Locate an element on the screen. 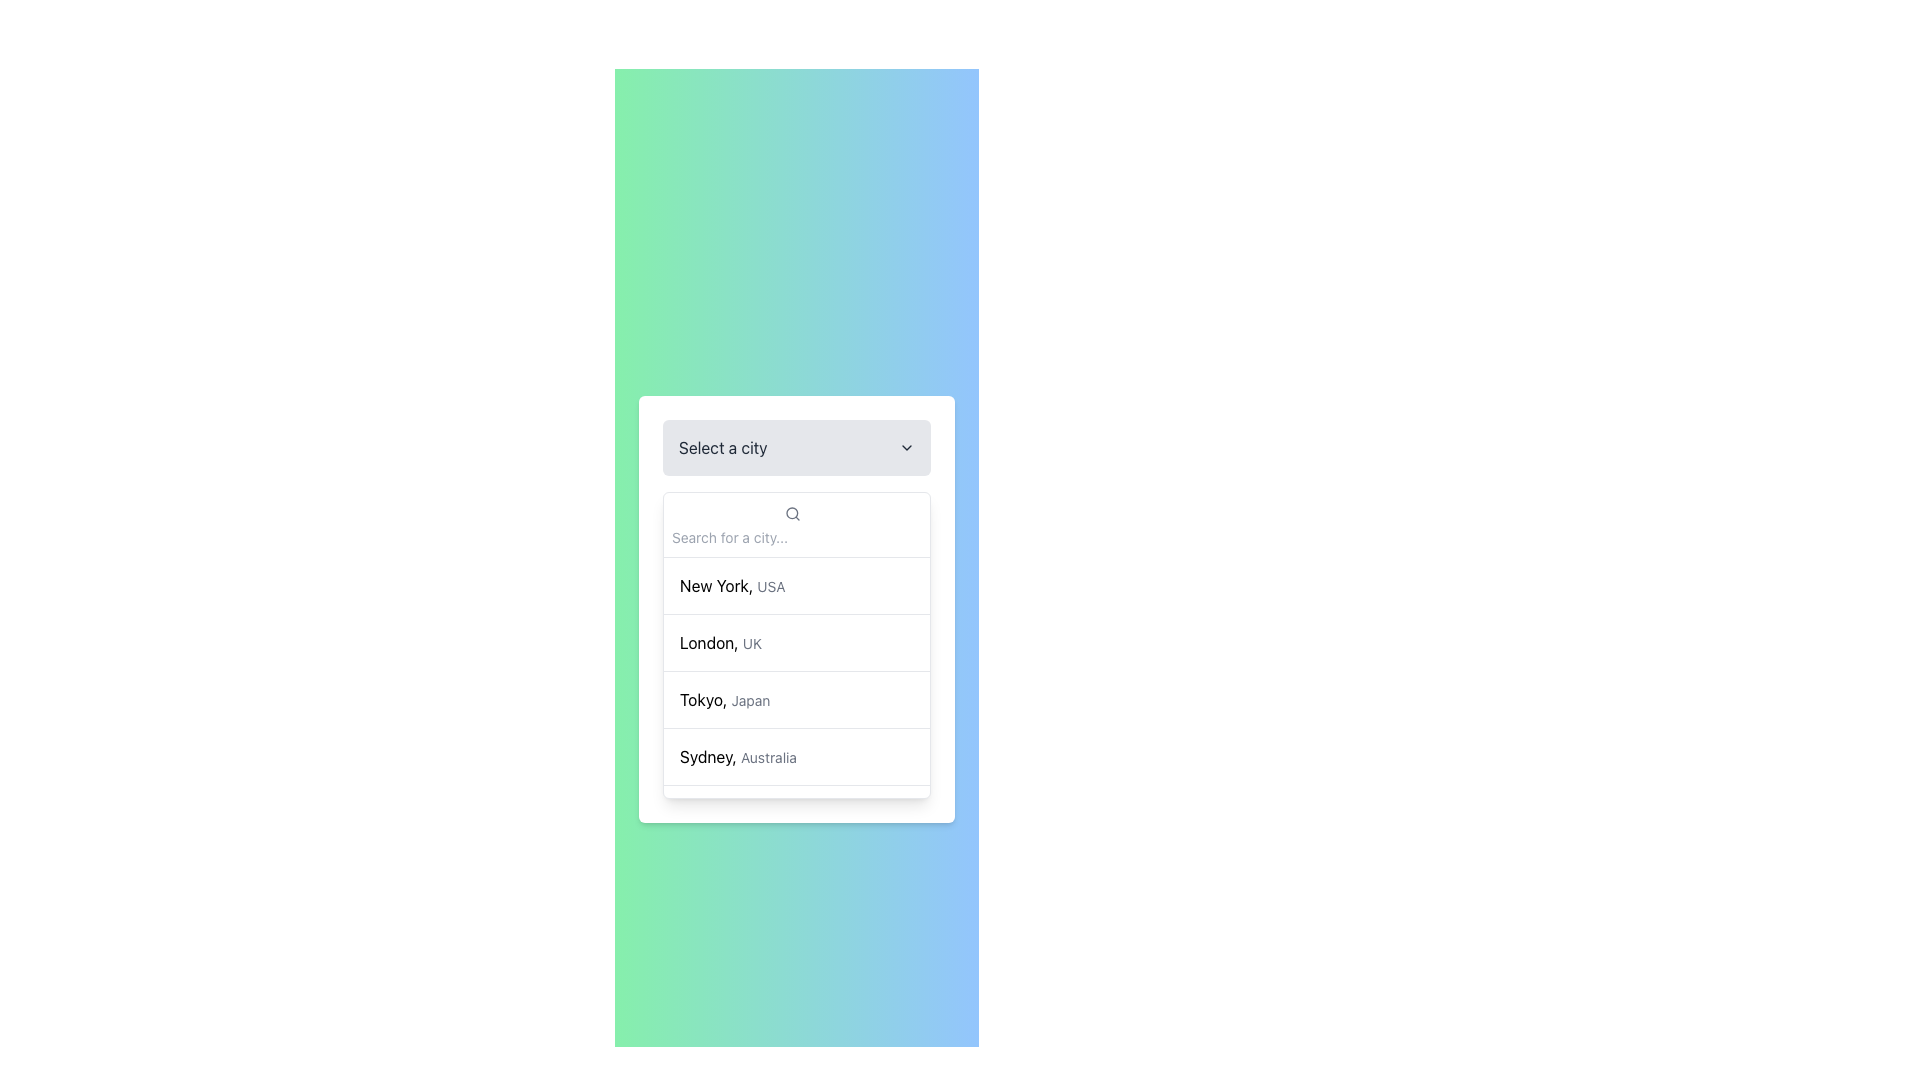 This screenshot has height=1080, width=1920. the circular graphical element representing the magnifying glass icon in the search functionality layout is located at coordinates (791, 512).